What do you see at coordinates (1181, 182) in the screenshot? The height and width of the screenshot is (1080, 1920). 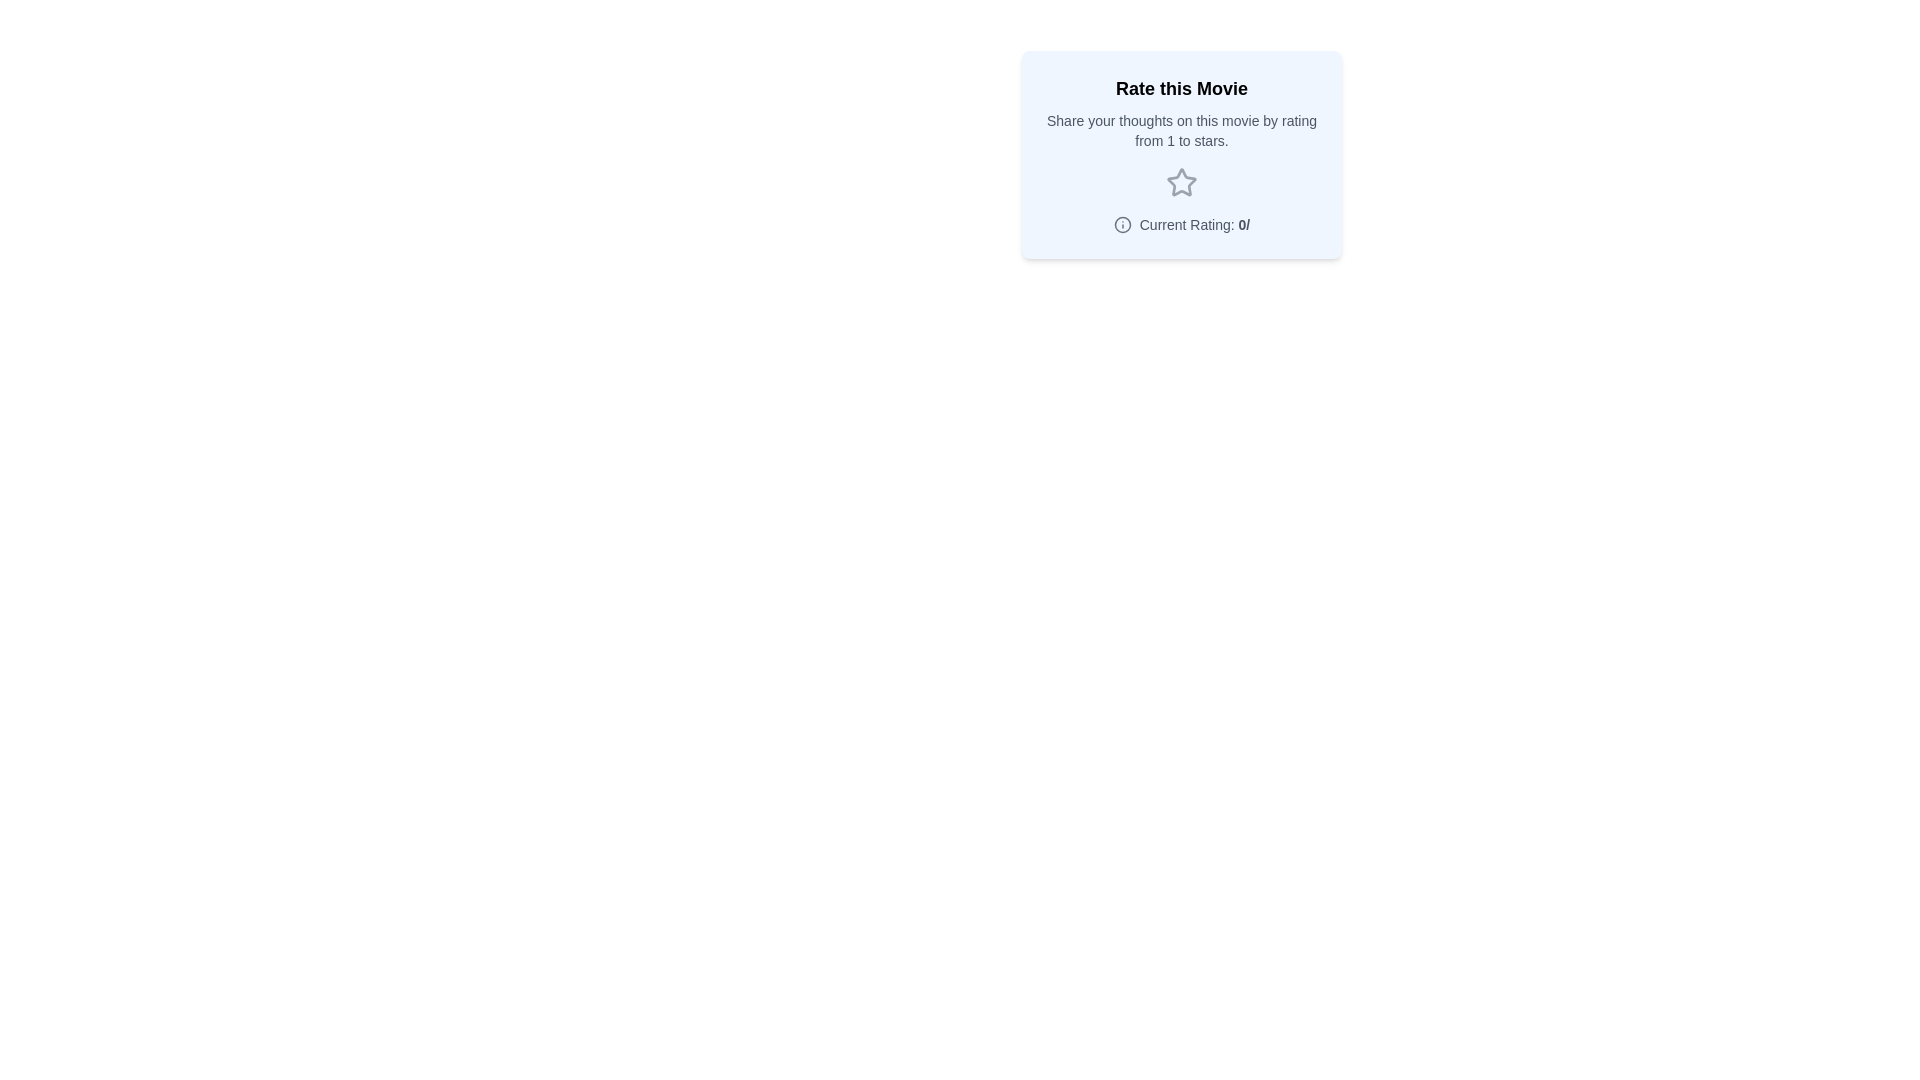 I see `the first star icon in the rating interface` at bounding box center [1181, 182].